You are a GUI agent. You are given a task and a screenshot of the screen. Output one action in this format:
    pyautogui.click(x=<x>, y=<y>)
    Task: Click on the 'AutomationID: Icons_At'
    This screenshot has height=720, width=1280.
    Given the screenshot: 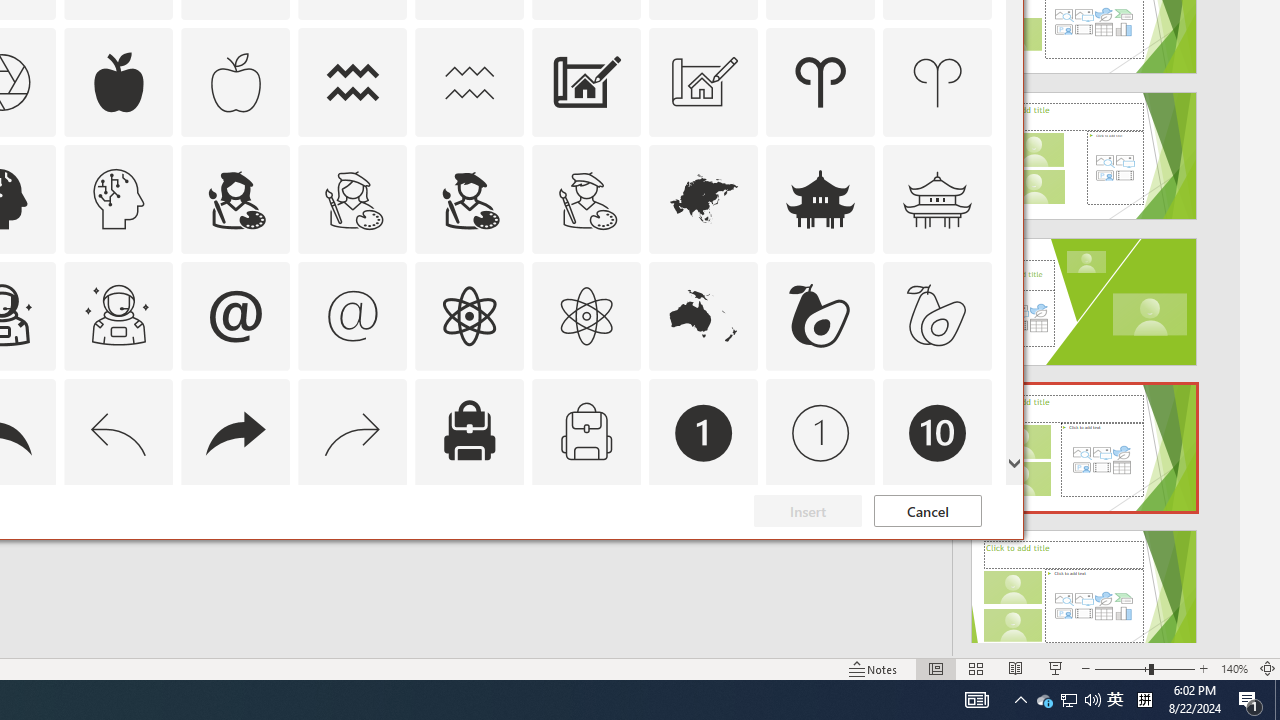 What is the action you would take?
    pyautogui.click(x=235, y=315)
    